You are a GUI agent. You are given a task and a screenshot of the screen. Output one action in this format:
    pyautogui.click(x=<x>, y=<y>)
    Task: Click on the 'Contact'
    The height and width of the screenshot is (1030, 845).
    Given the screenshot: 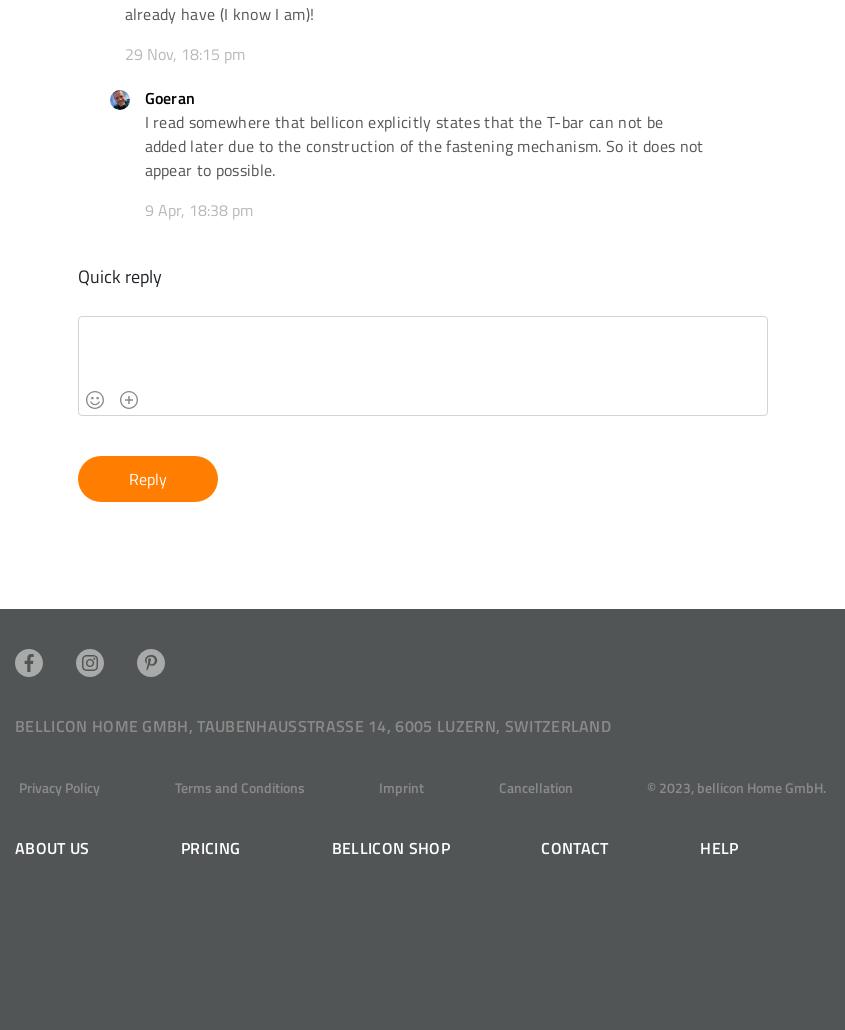 What is the action you would take?
    pyautogui.click(x=573, y=846)
    